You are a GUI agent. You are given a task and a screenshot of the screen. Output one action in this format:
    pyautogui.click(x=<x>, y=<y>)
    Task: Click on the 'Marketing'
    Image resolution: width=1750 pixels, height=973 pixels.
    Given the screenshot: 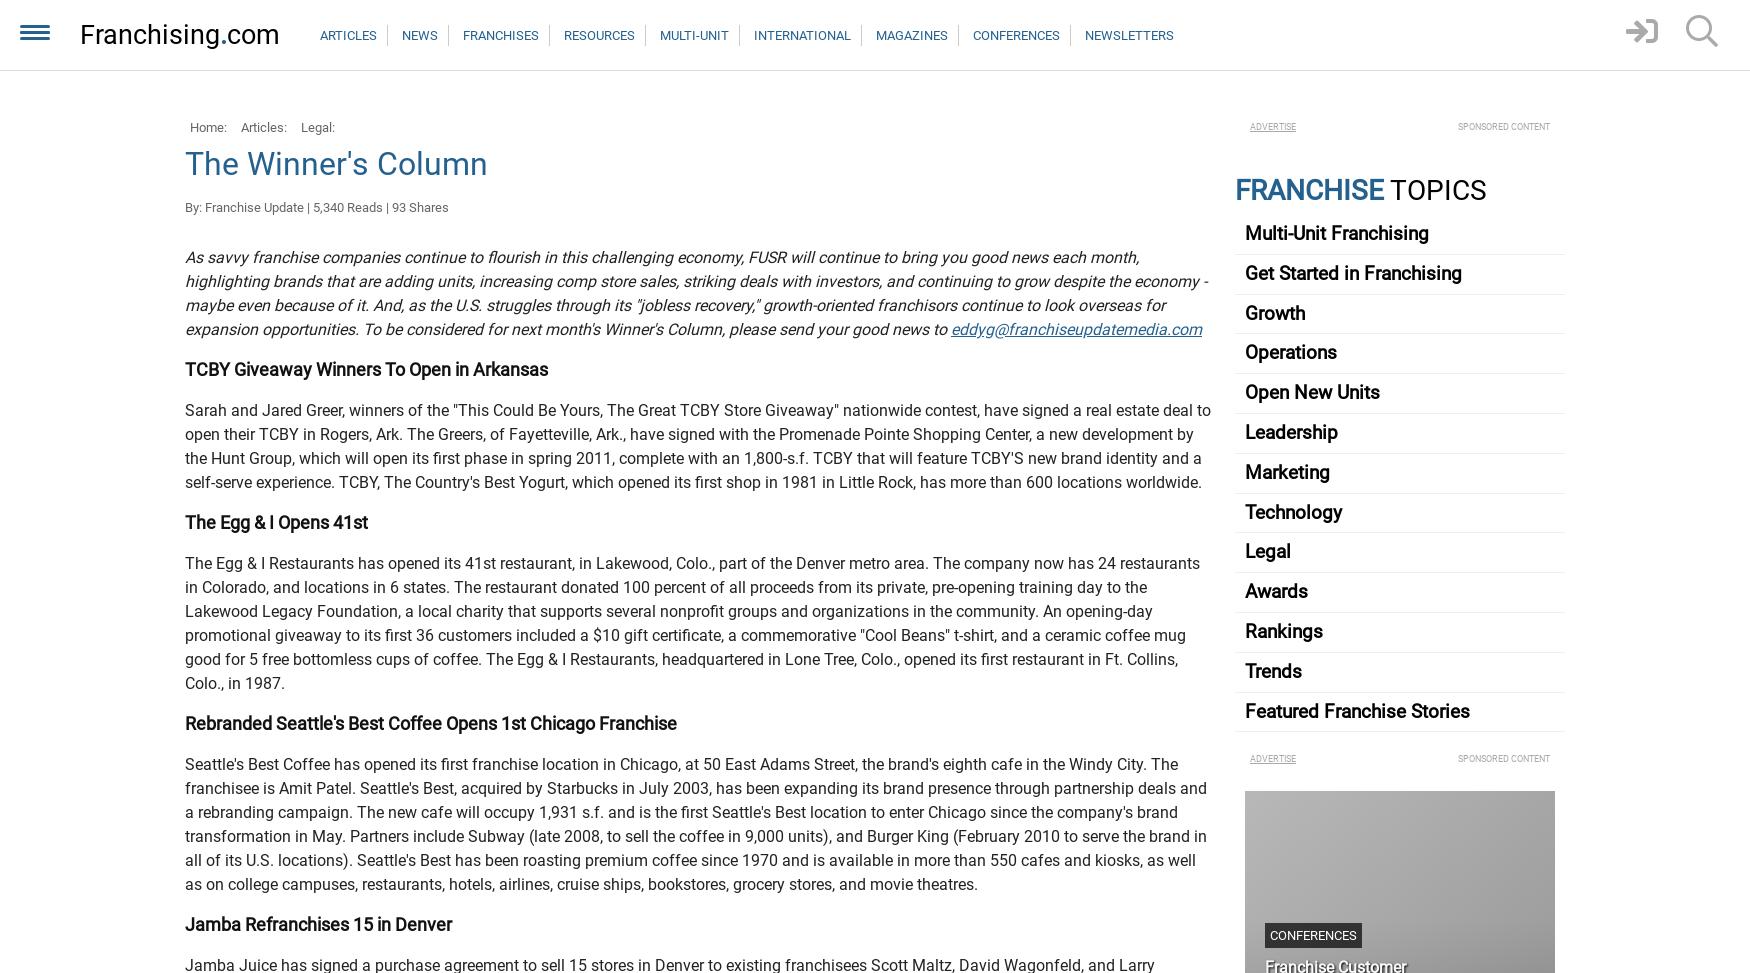 What is the action you would take?
    pyautogui.click(x=1286, y=471)
    